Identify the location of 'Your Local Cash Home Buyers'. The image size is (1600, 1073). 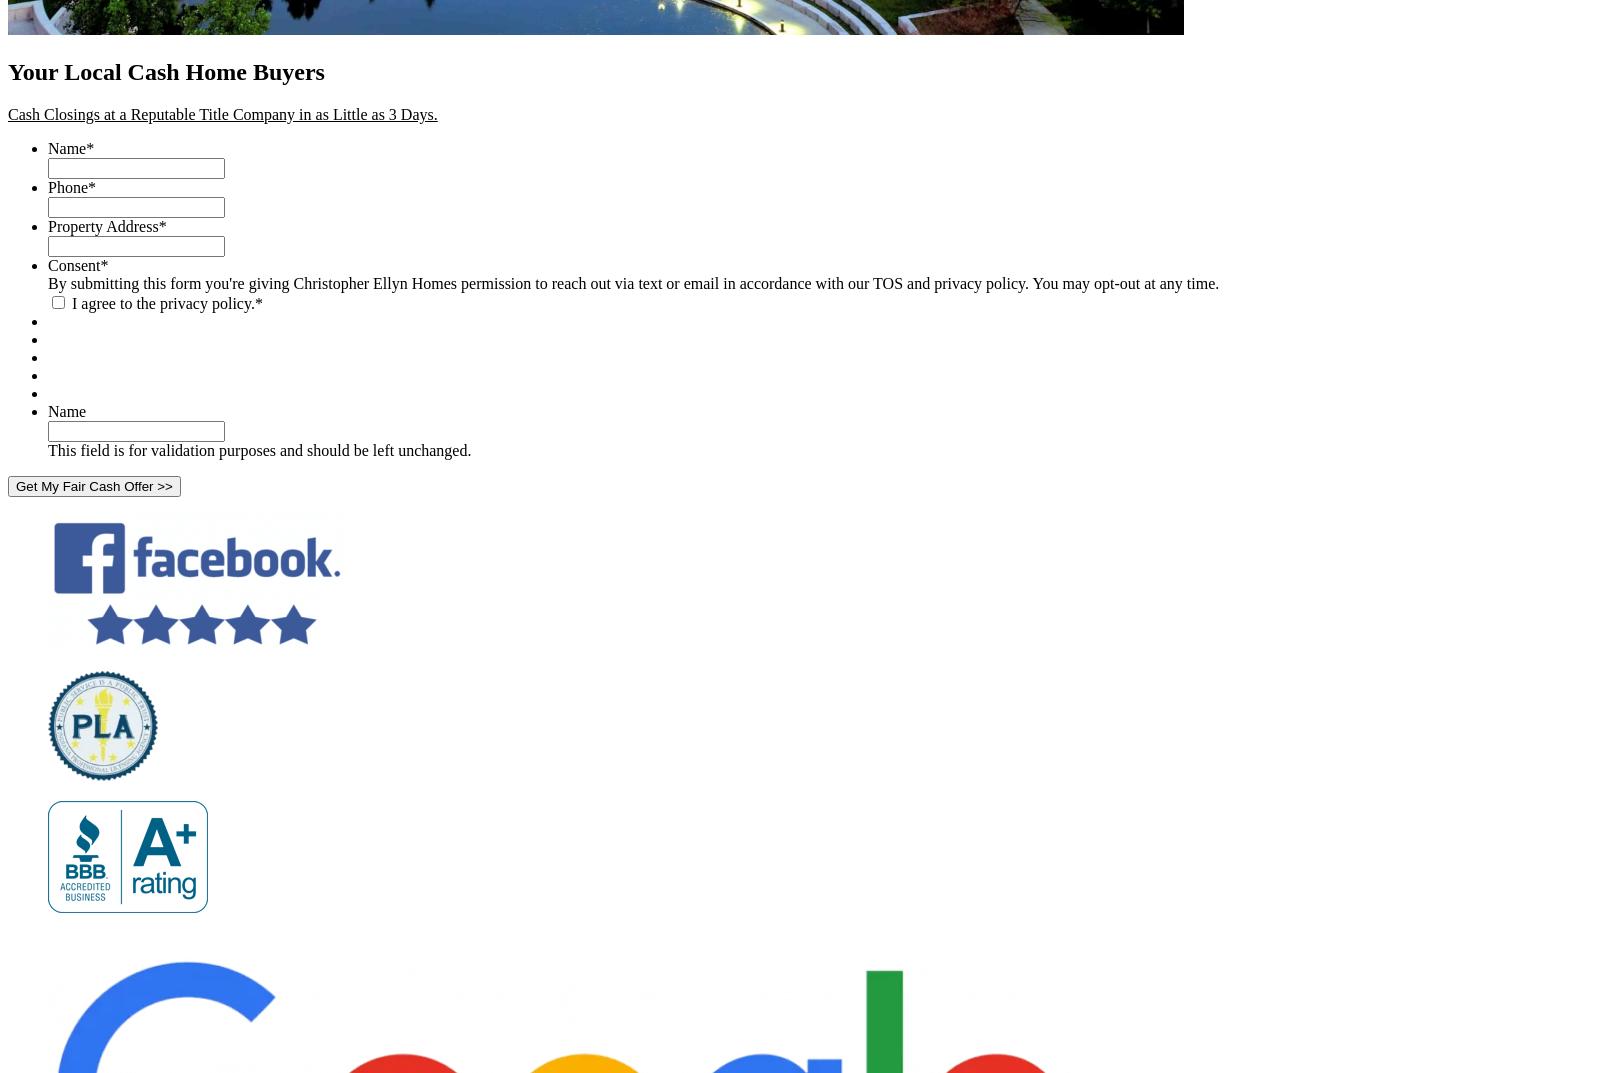
(165, 71).